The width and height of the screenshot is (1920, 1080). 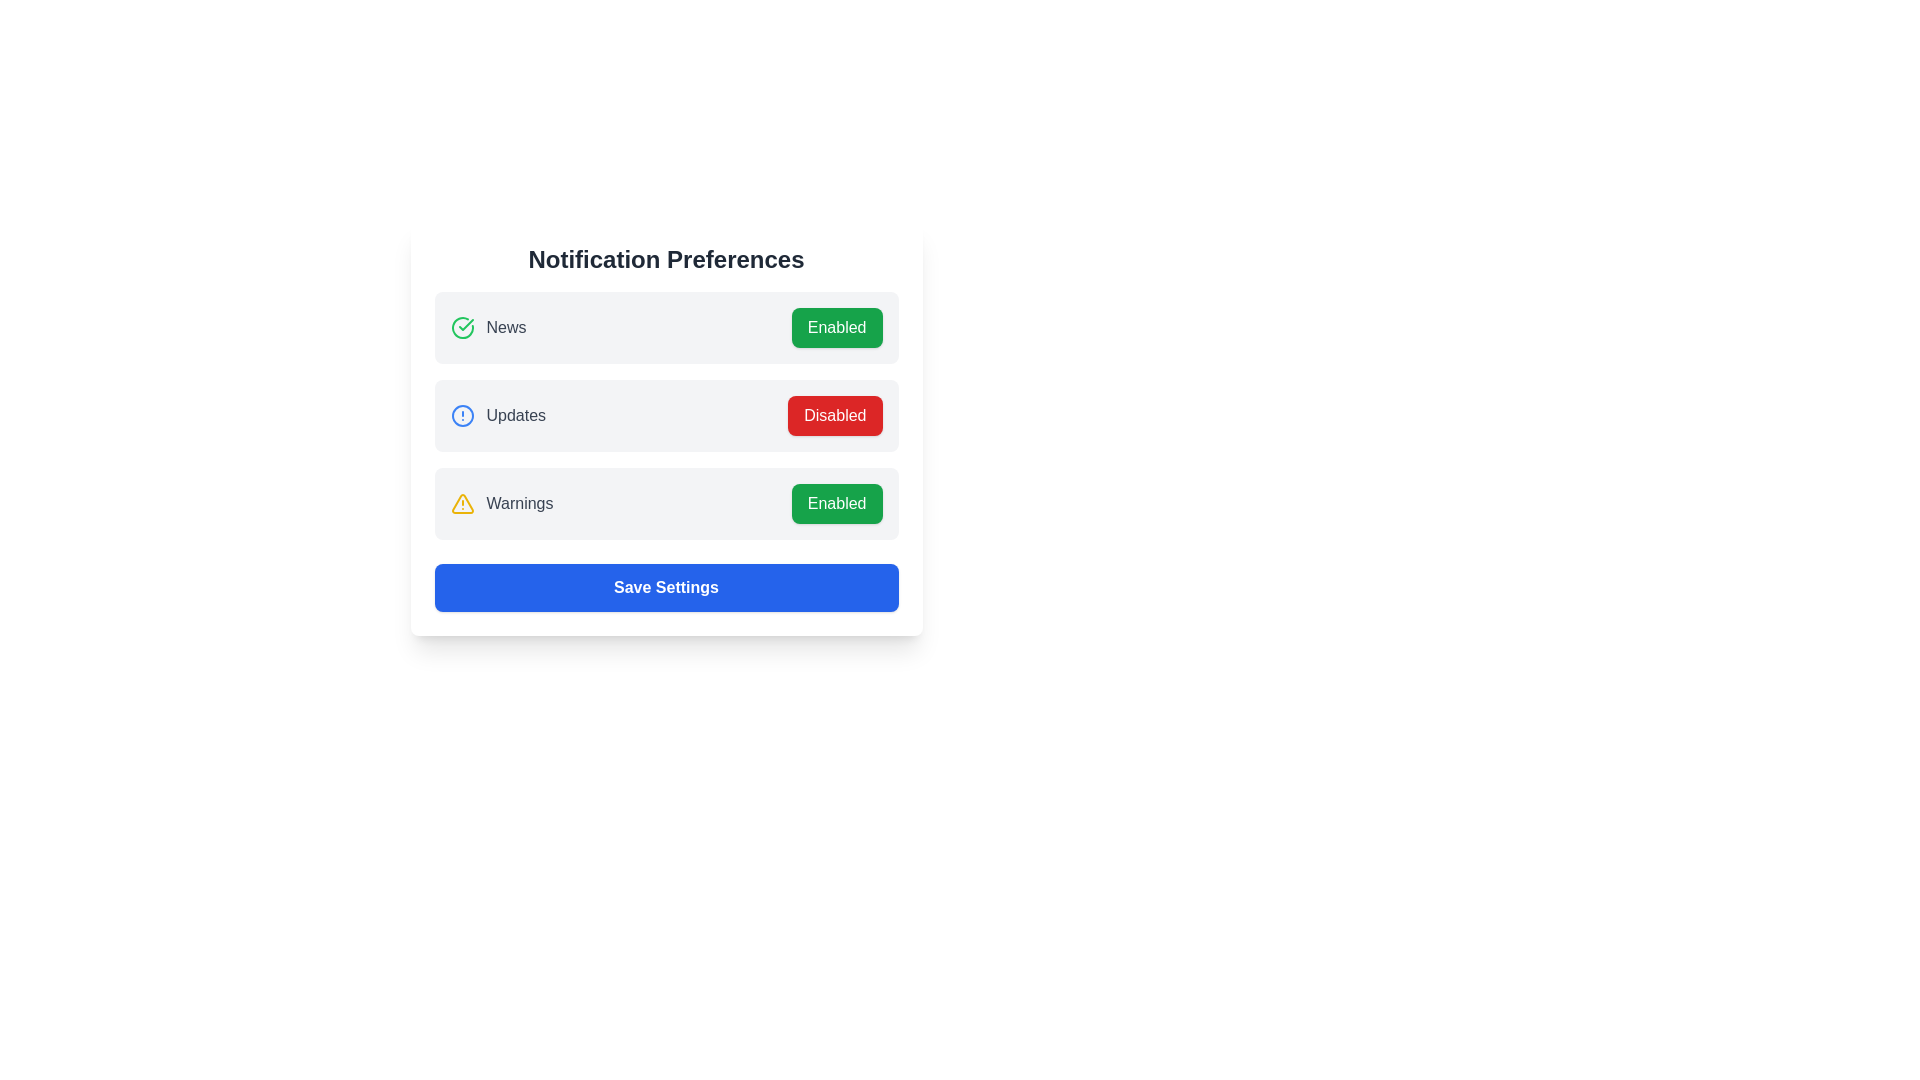 What do you see at coordinates (666, 586) in the screenshot?
I see `'Save Settings' button to save the changes` at bounding box center [666, 586].